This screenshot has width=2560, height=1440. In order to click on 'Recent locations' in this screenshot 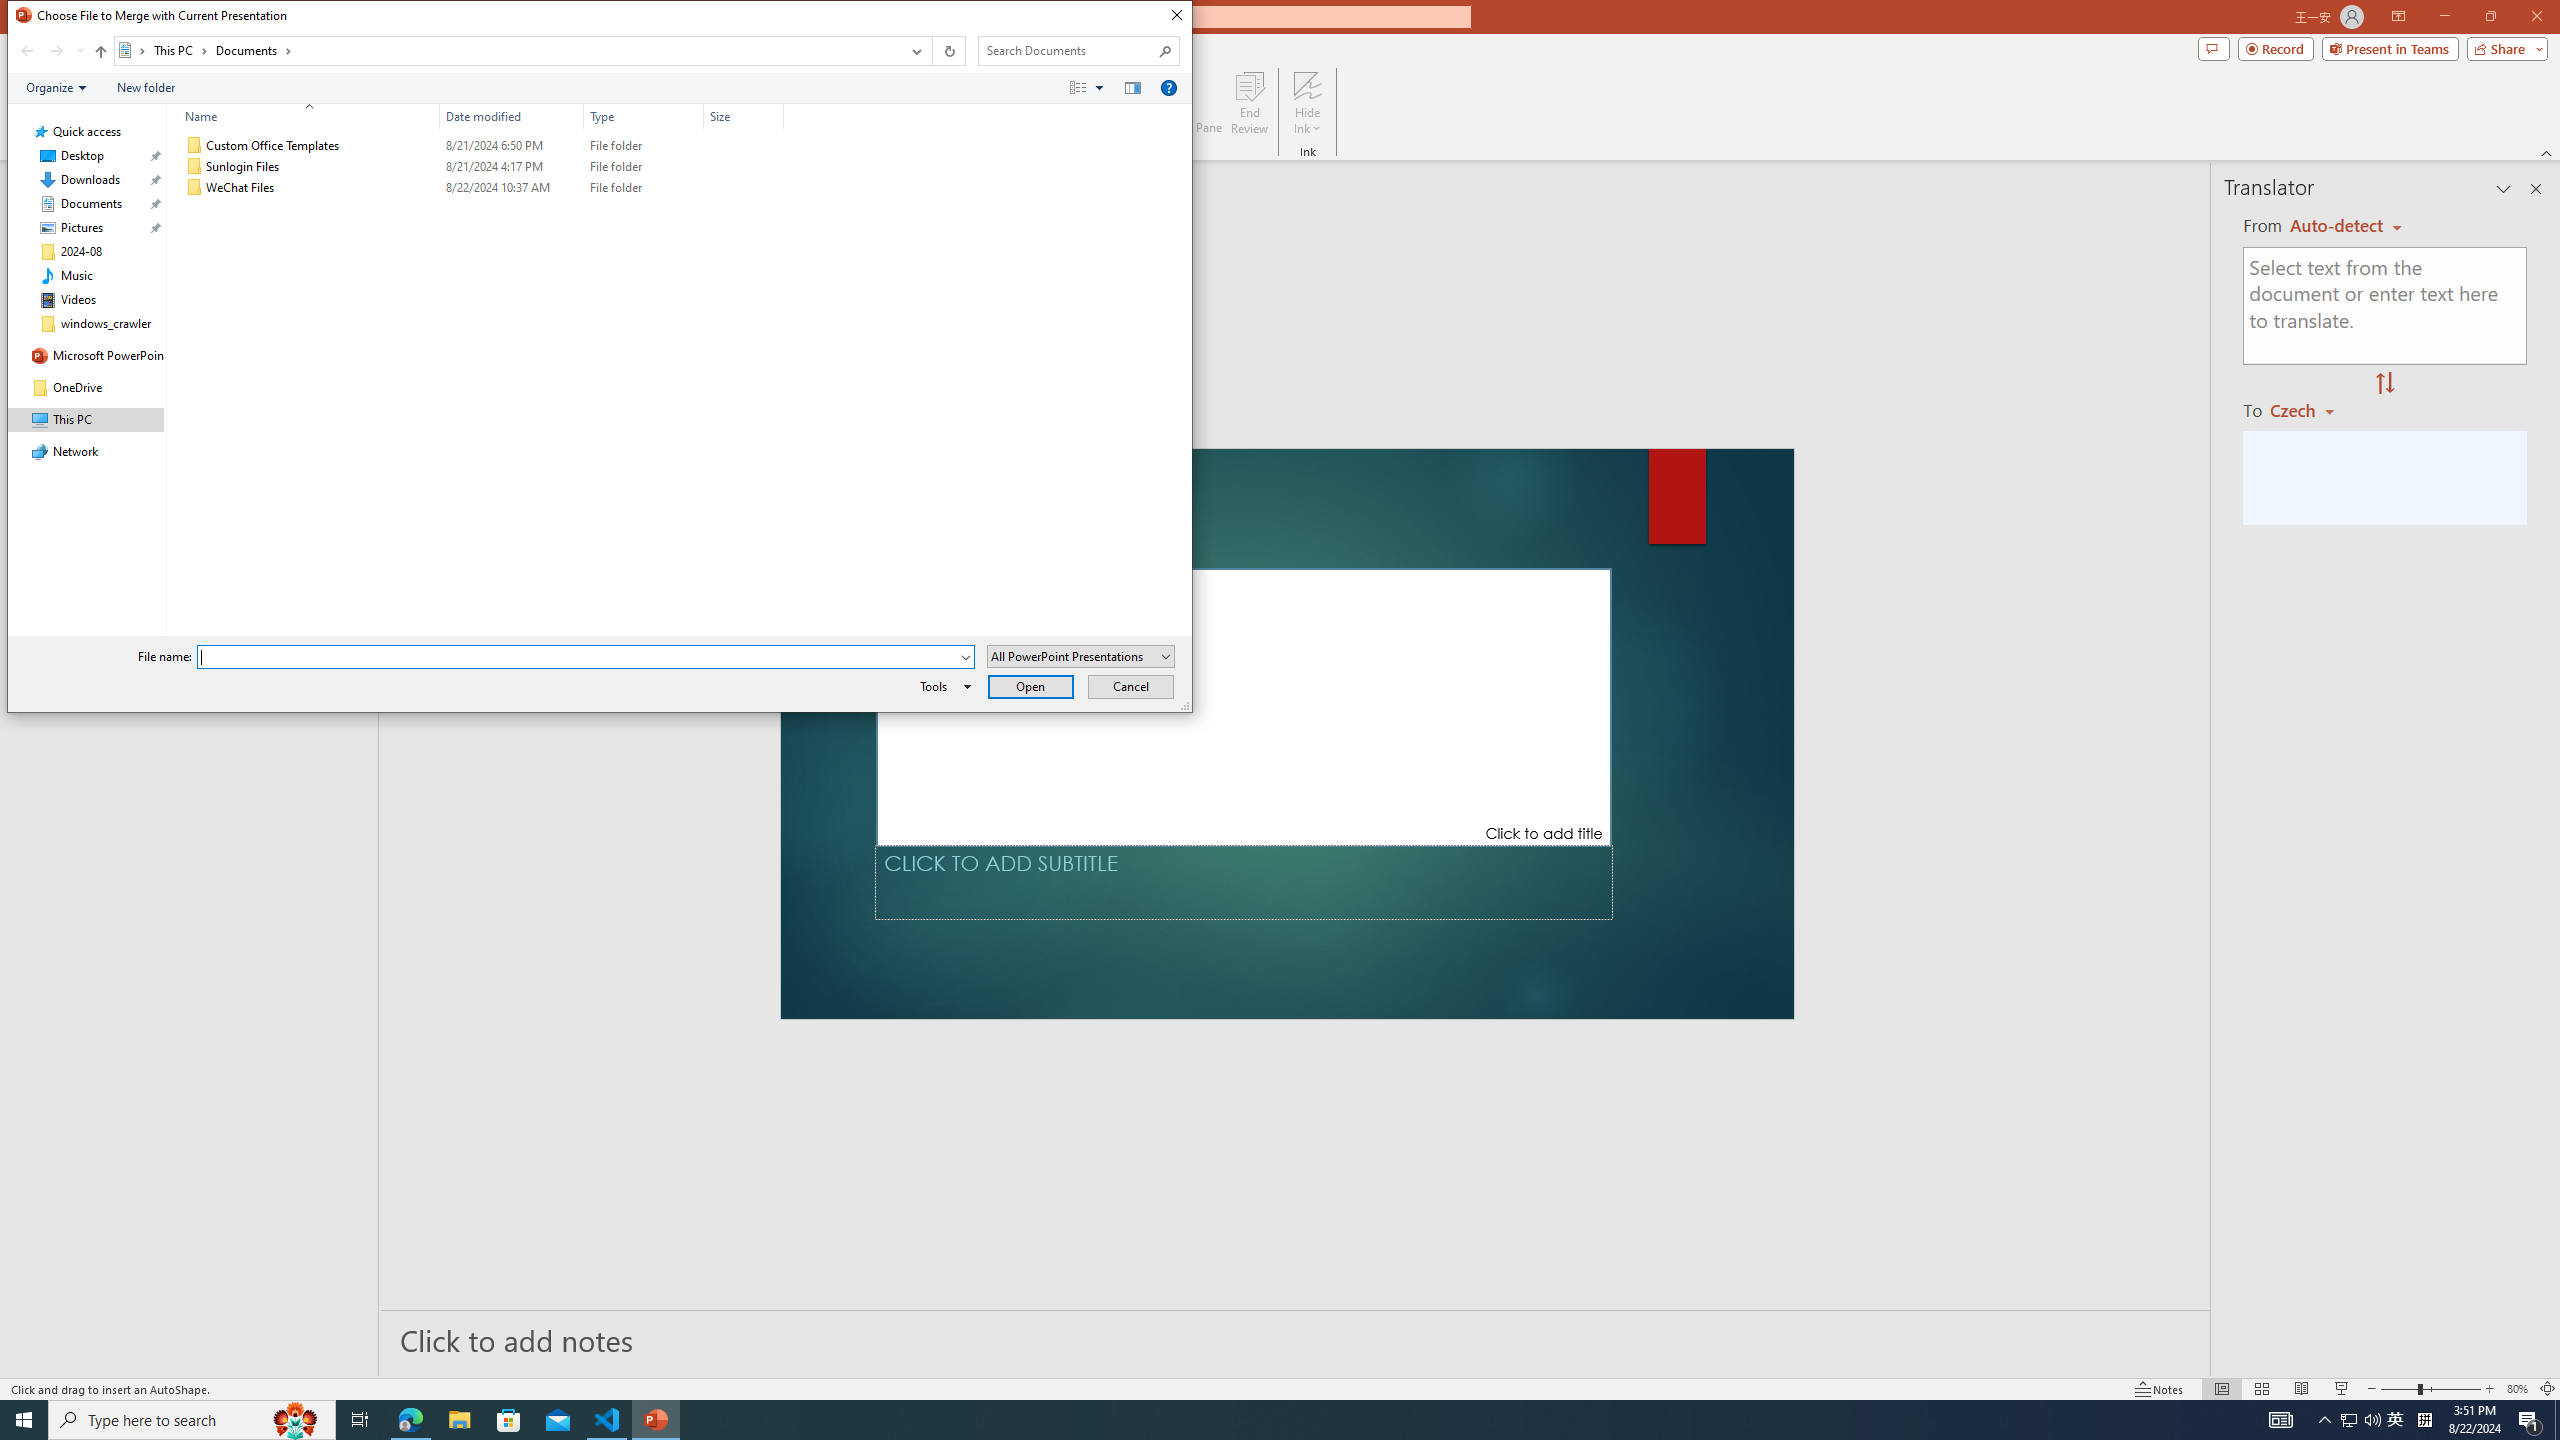, I will do `click(78, 50)`.